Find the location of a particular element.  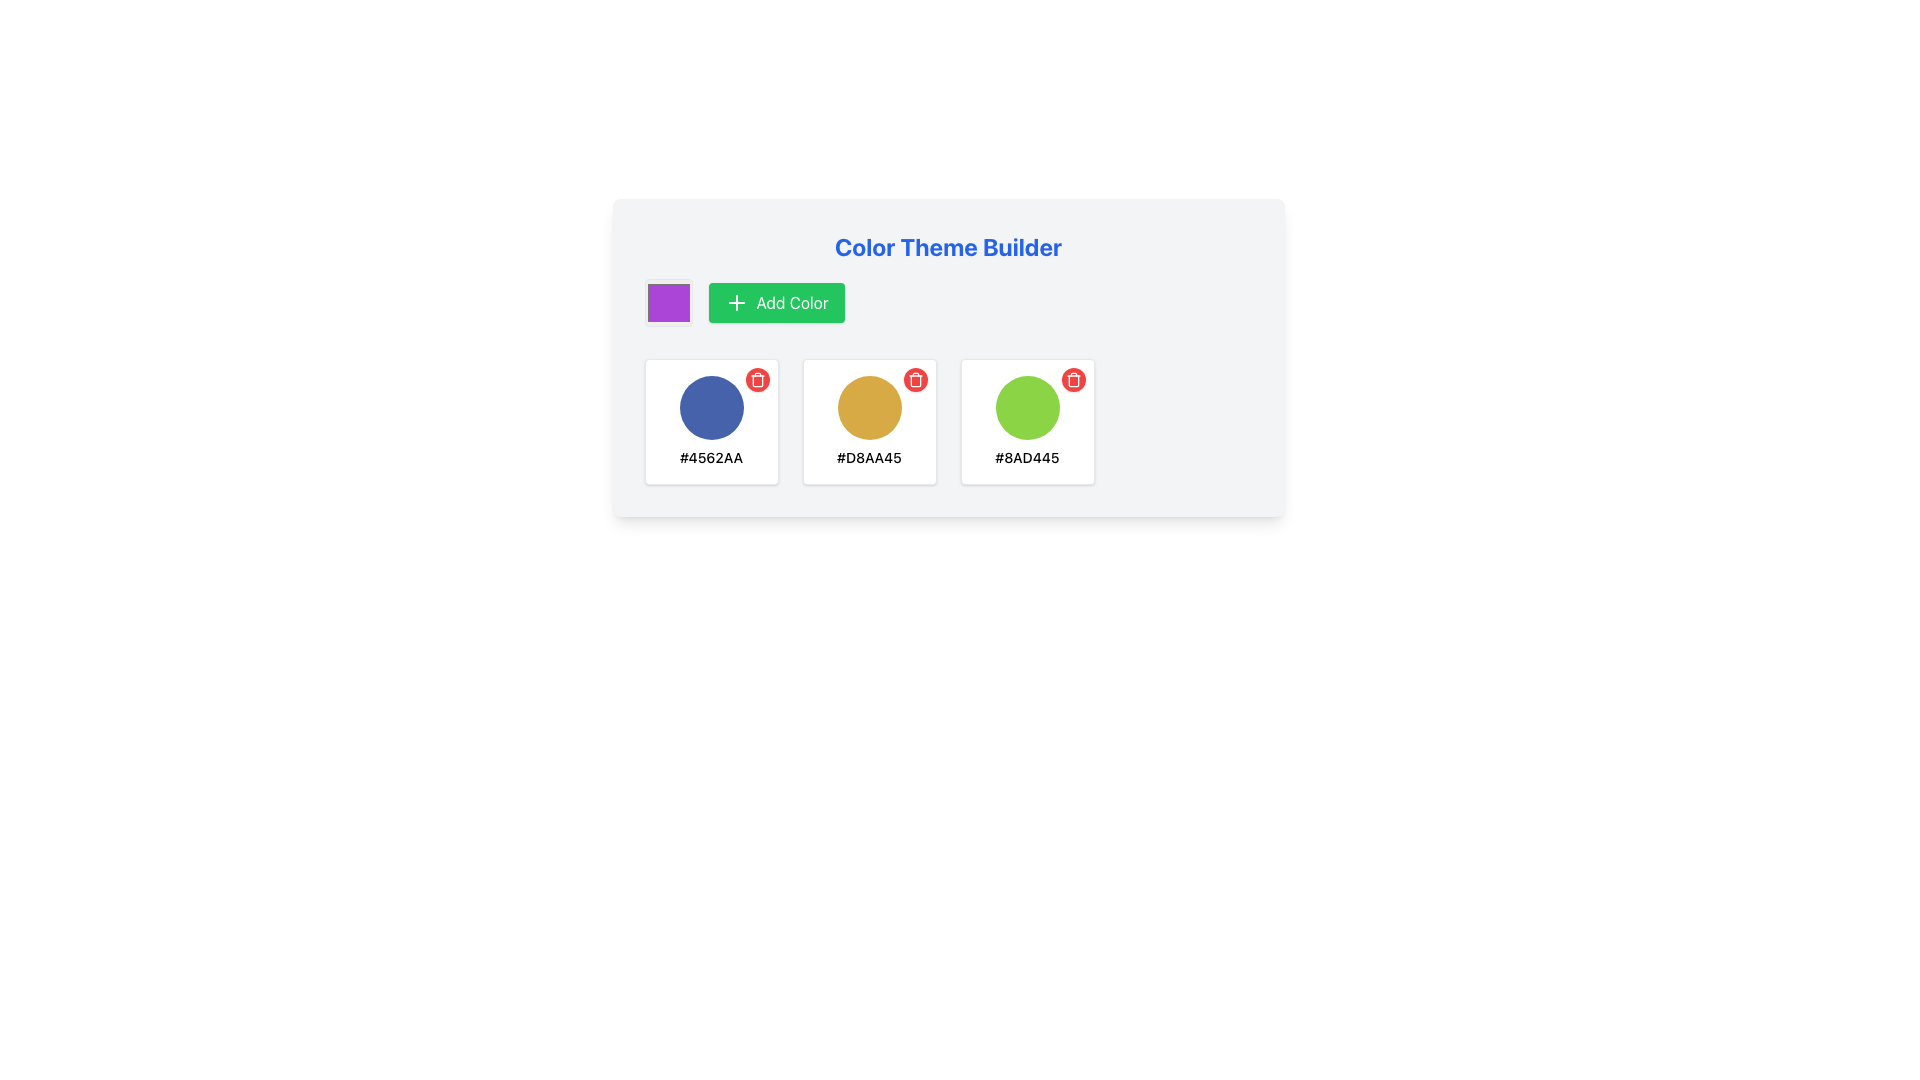

hex code displayed on the first blue color entry of the color palette in the Information Card, located within the Color Theme Builder interface is located at coordinates (711, 420).